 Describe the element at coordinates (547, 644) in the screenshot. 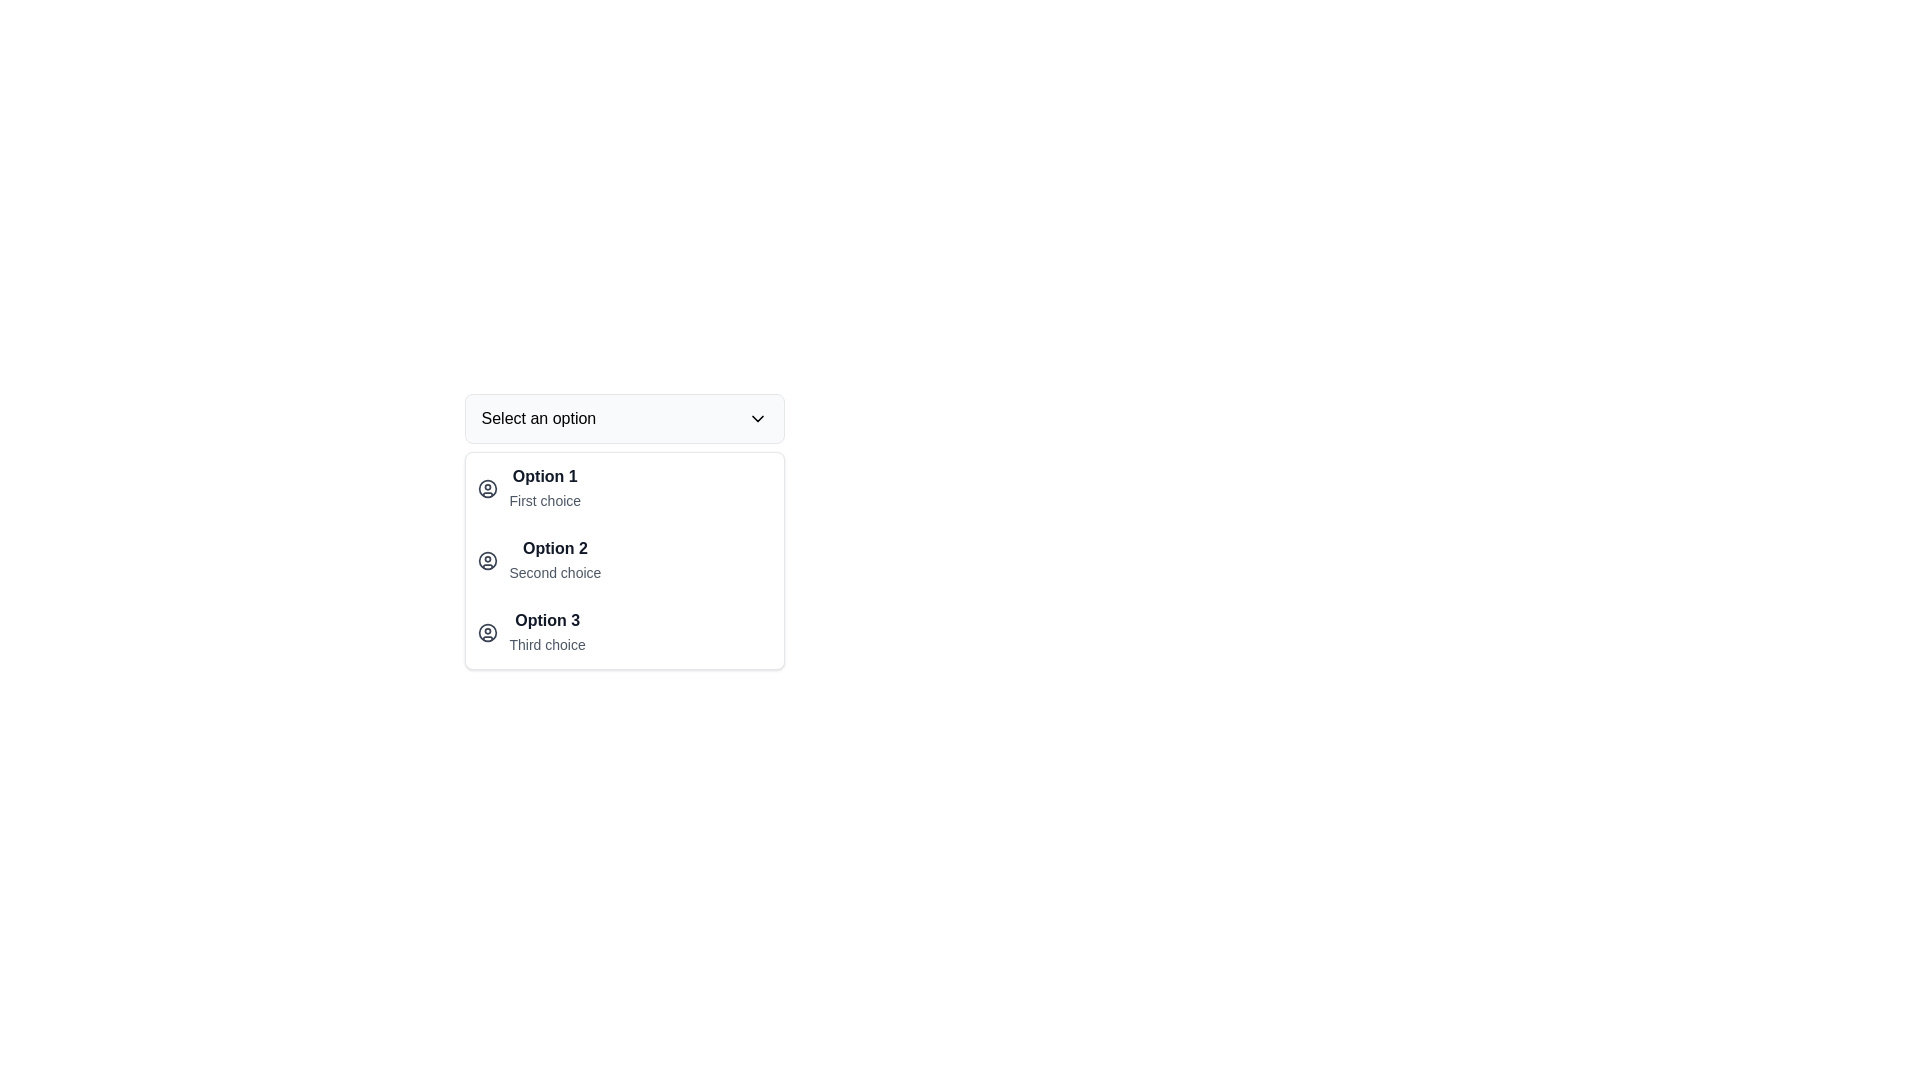

I see `text label that contains 'Third choice', which is styled with a small text size and gray color, located below 'Option 3' in the dropdown menu` at that location.